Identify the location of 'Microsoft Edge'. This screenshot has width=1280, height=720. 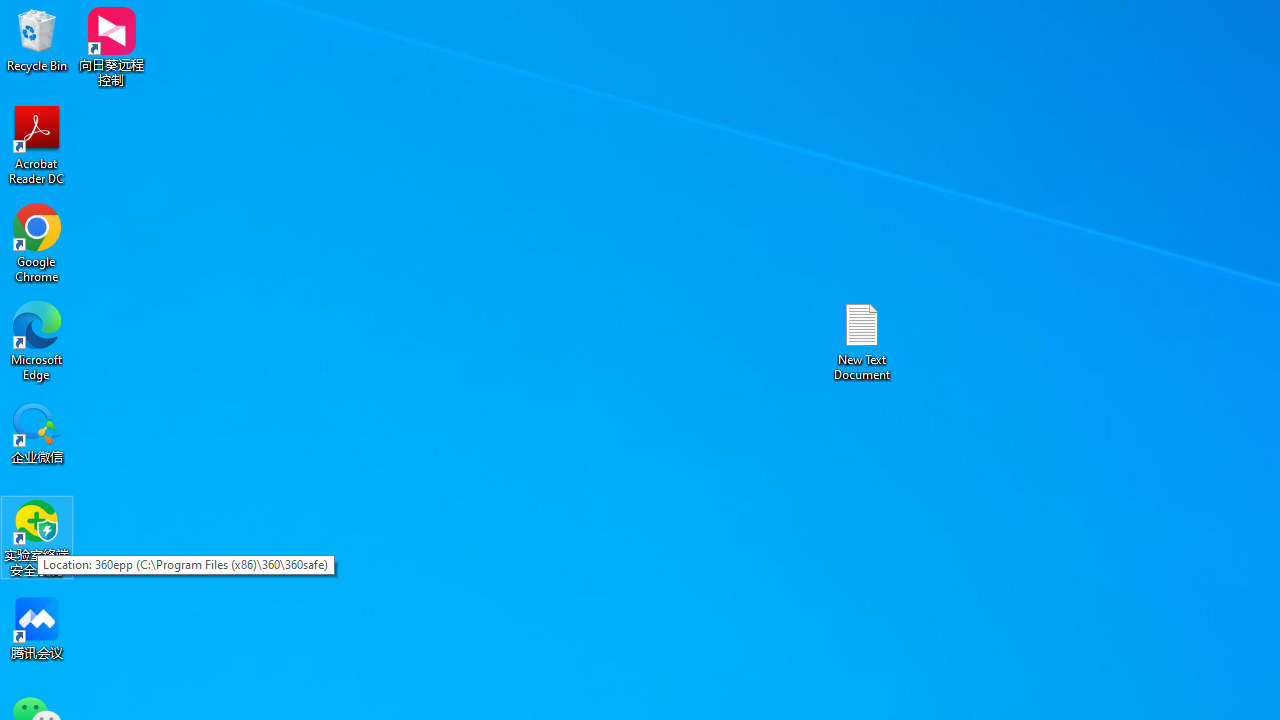
(37, 340).